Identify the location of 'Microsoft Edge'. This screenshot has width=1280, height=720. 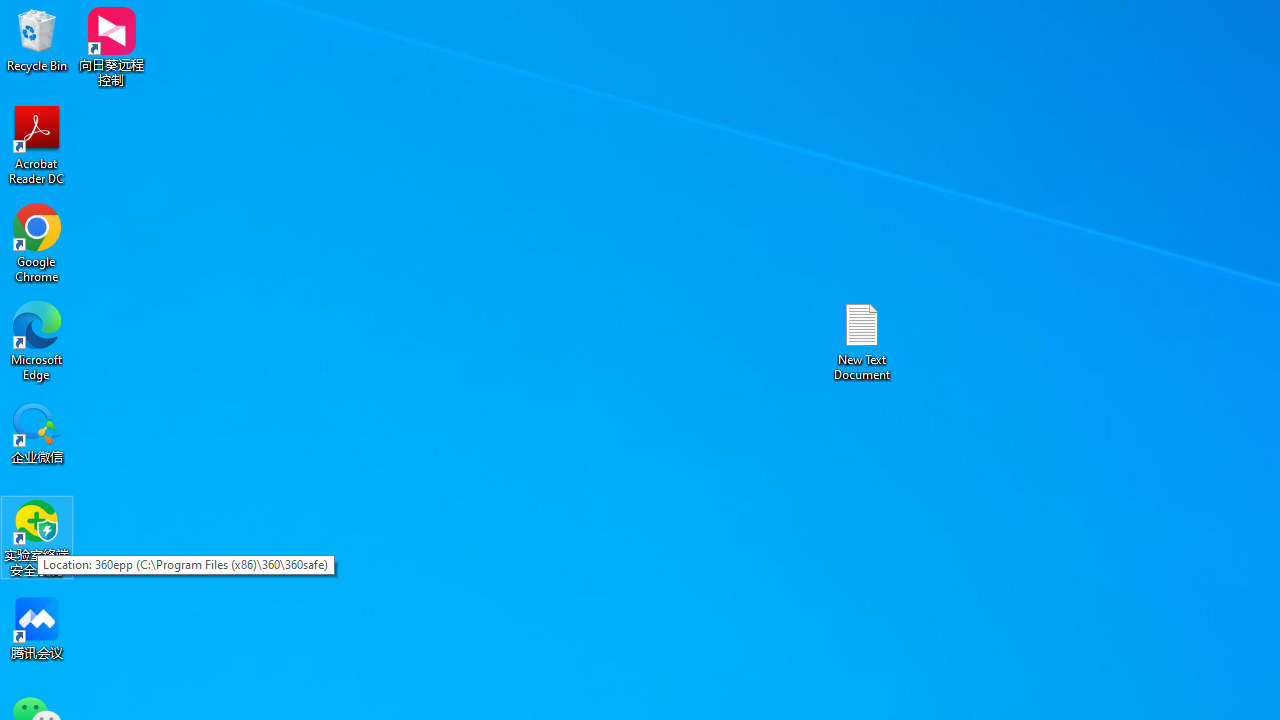
(37, 340).